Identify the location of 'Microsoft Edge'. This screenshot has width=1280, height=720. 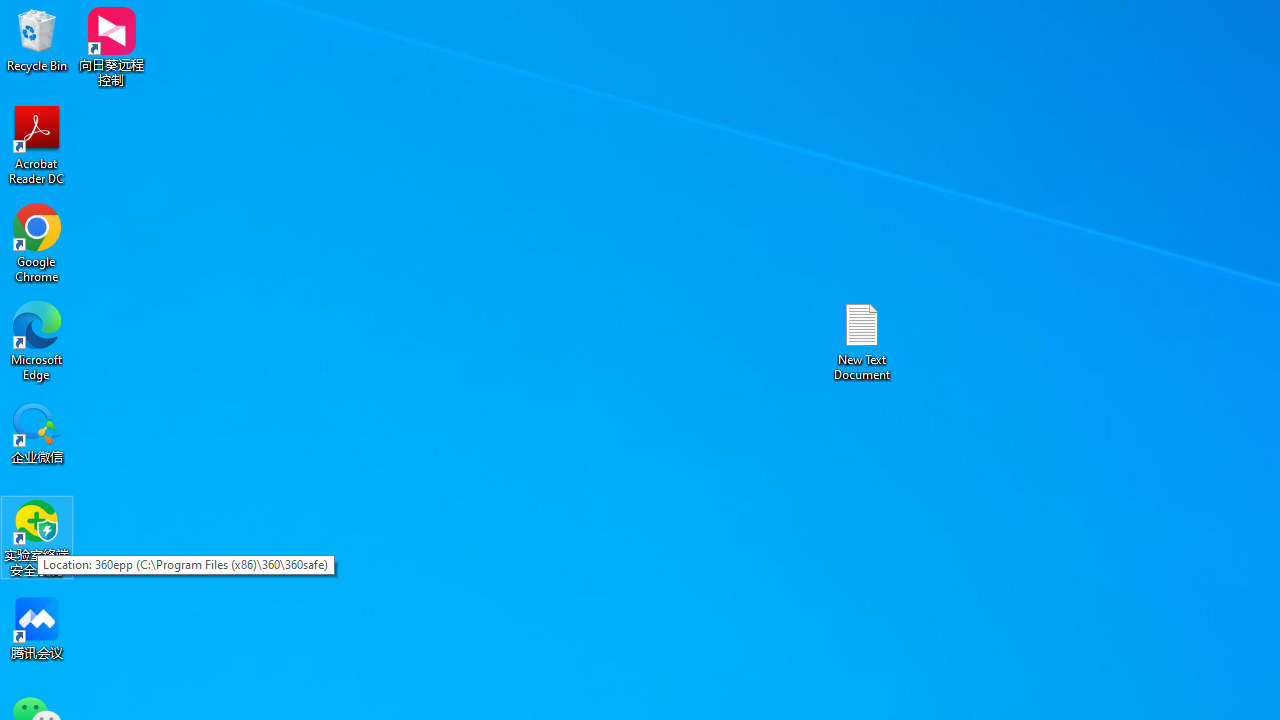
(37, 340).